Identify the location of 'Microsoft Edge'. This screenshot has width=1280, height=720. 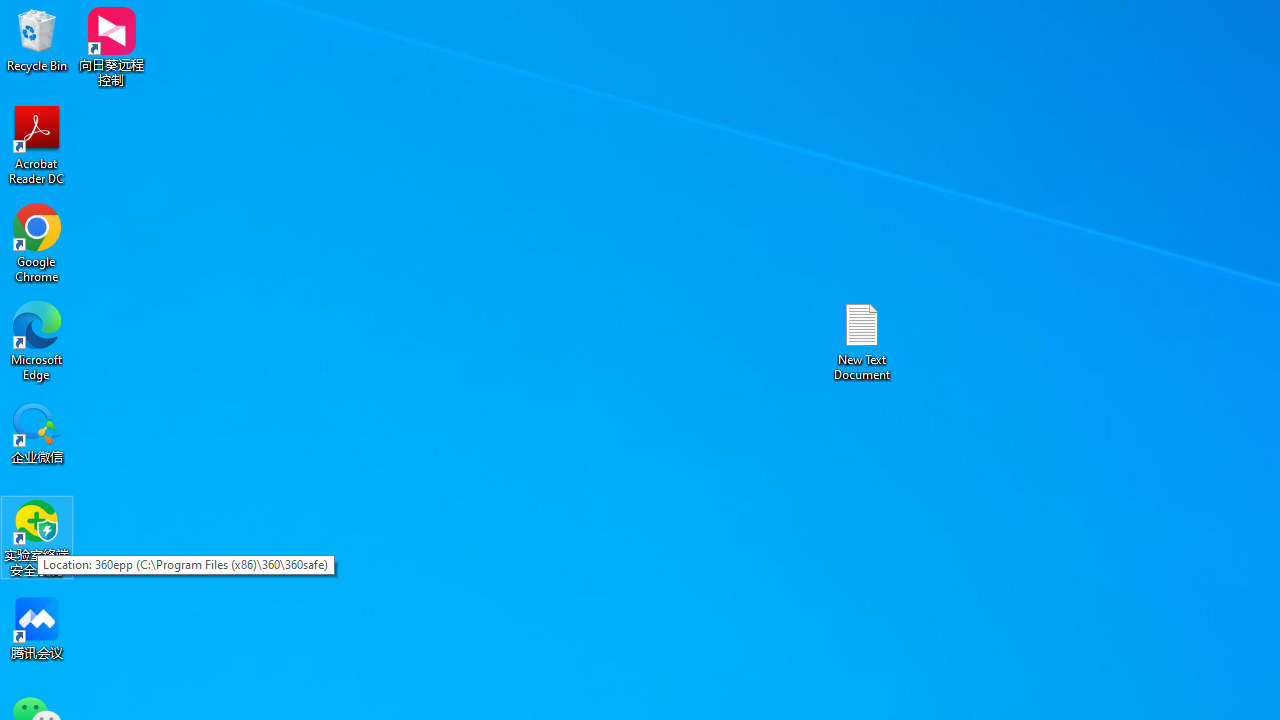
(37, 340).